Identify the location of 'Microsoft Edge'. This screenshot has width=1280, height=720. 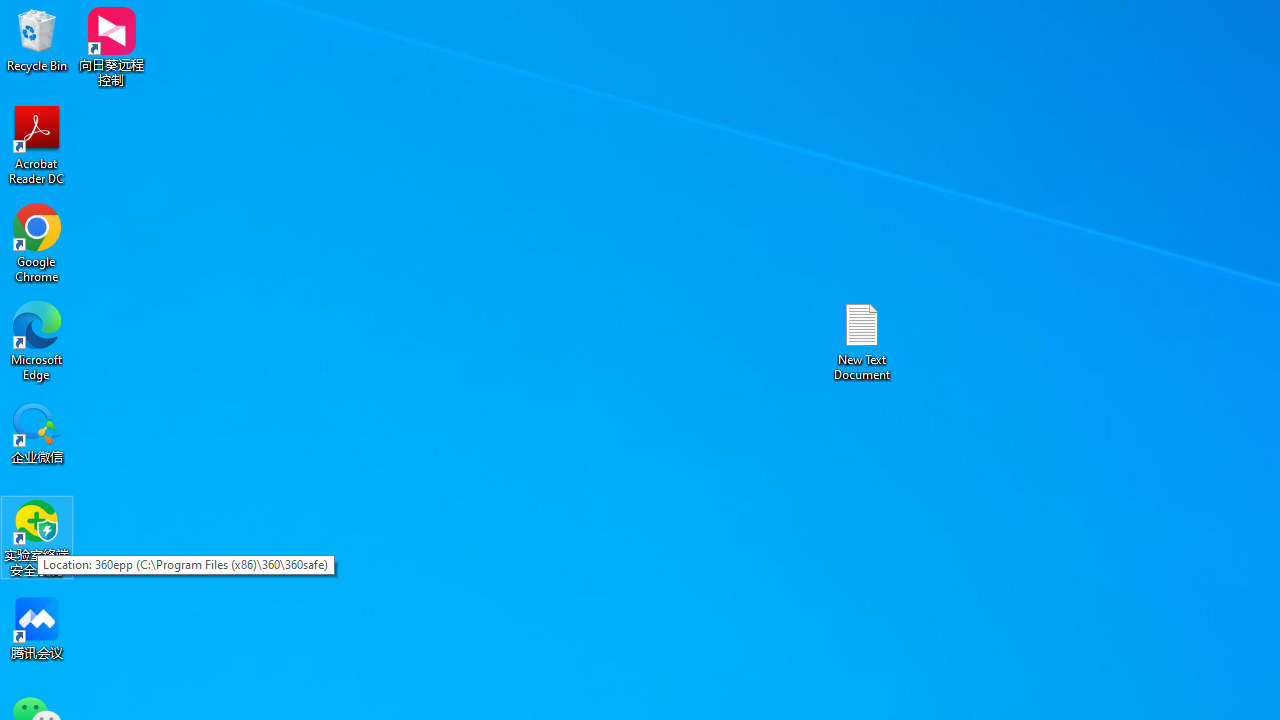
(37, 340).